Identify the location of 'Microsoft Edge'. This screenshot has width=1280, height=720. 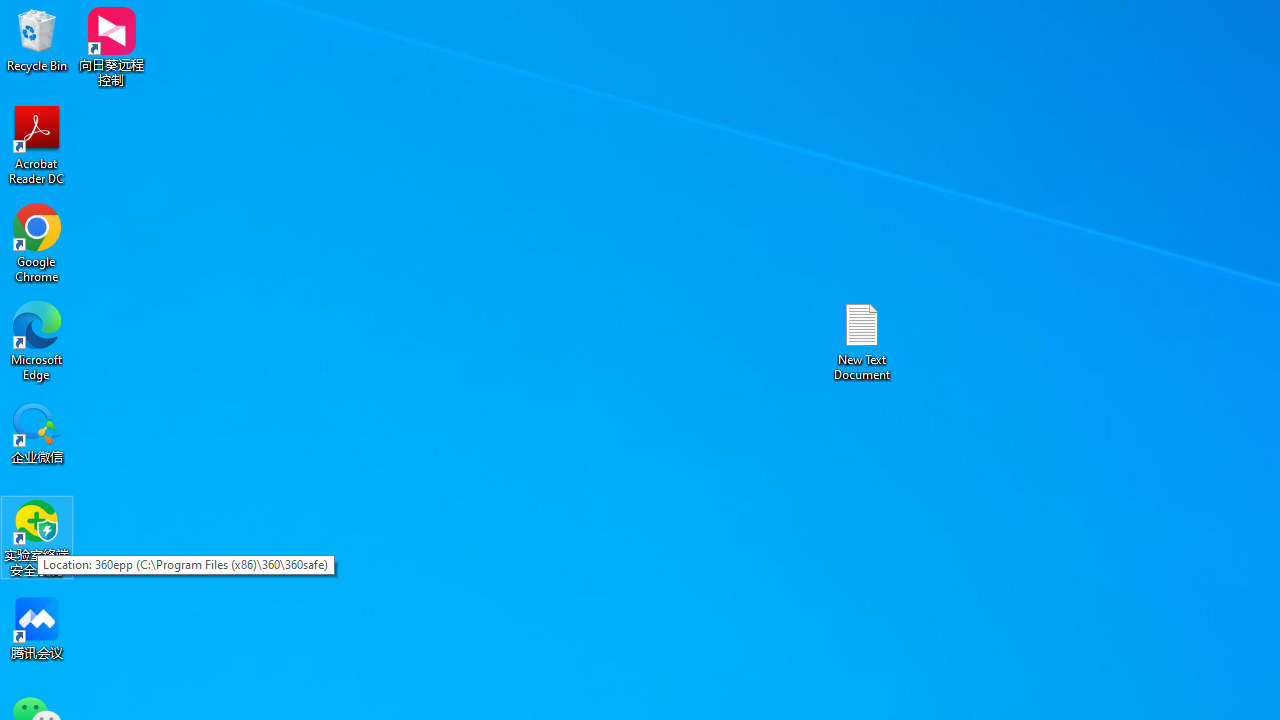
(37, 340).